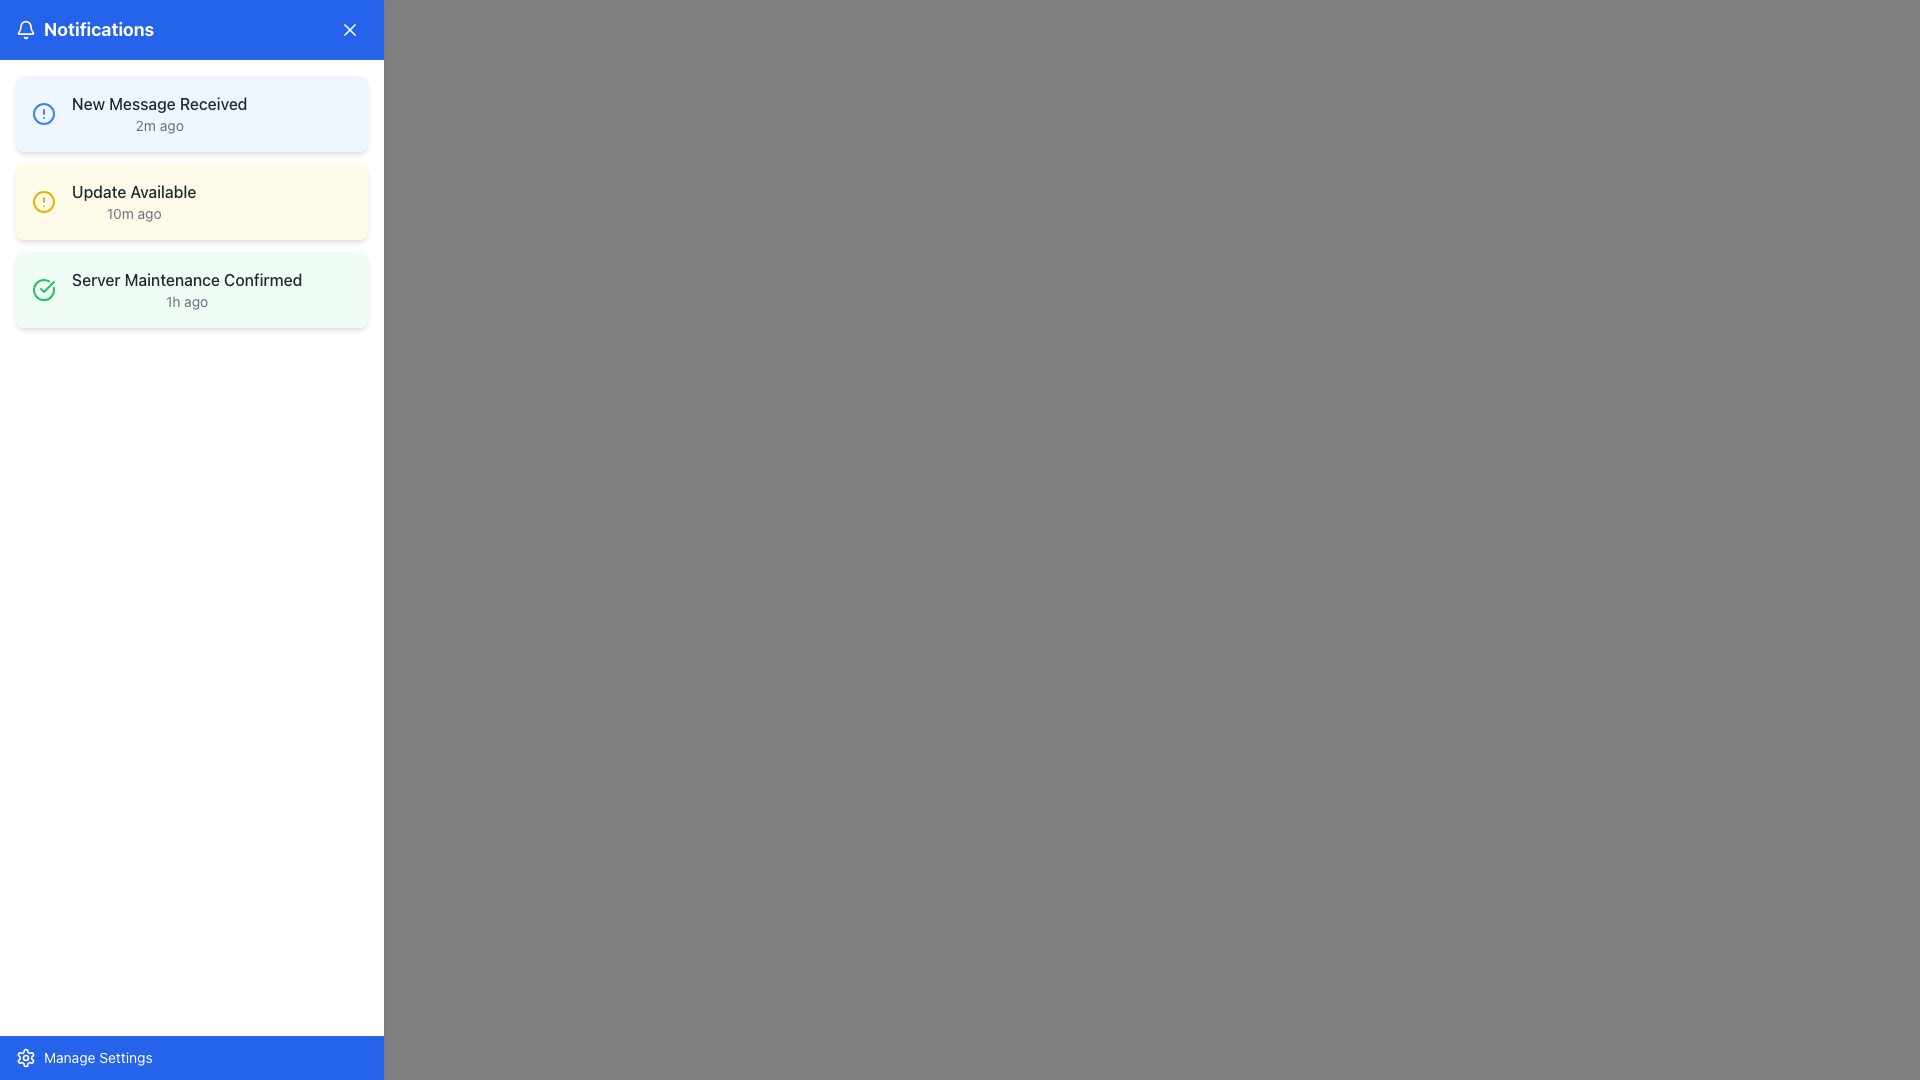 The width and height of the screenshot is (1920, 1080). I want to click on the label displaying '10m ago' which is located under the 'Update Available' title in the notification entry on the notification panel, so click(133, 213).